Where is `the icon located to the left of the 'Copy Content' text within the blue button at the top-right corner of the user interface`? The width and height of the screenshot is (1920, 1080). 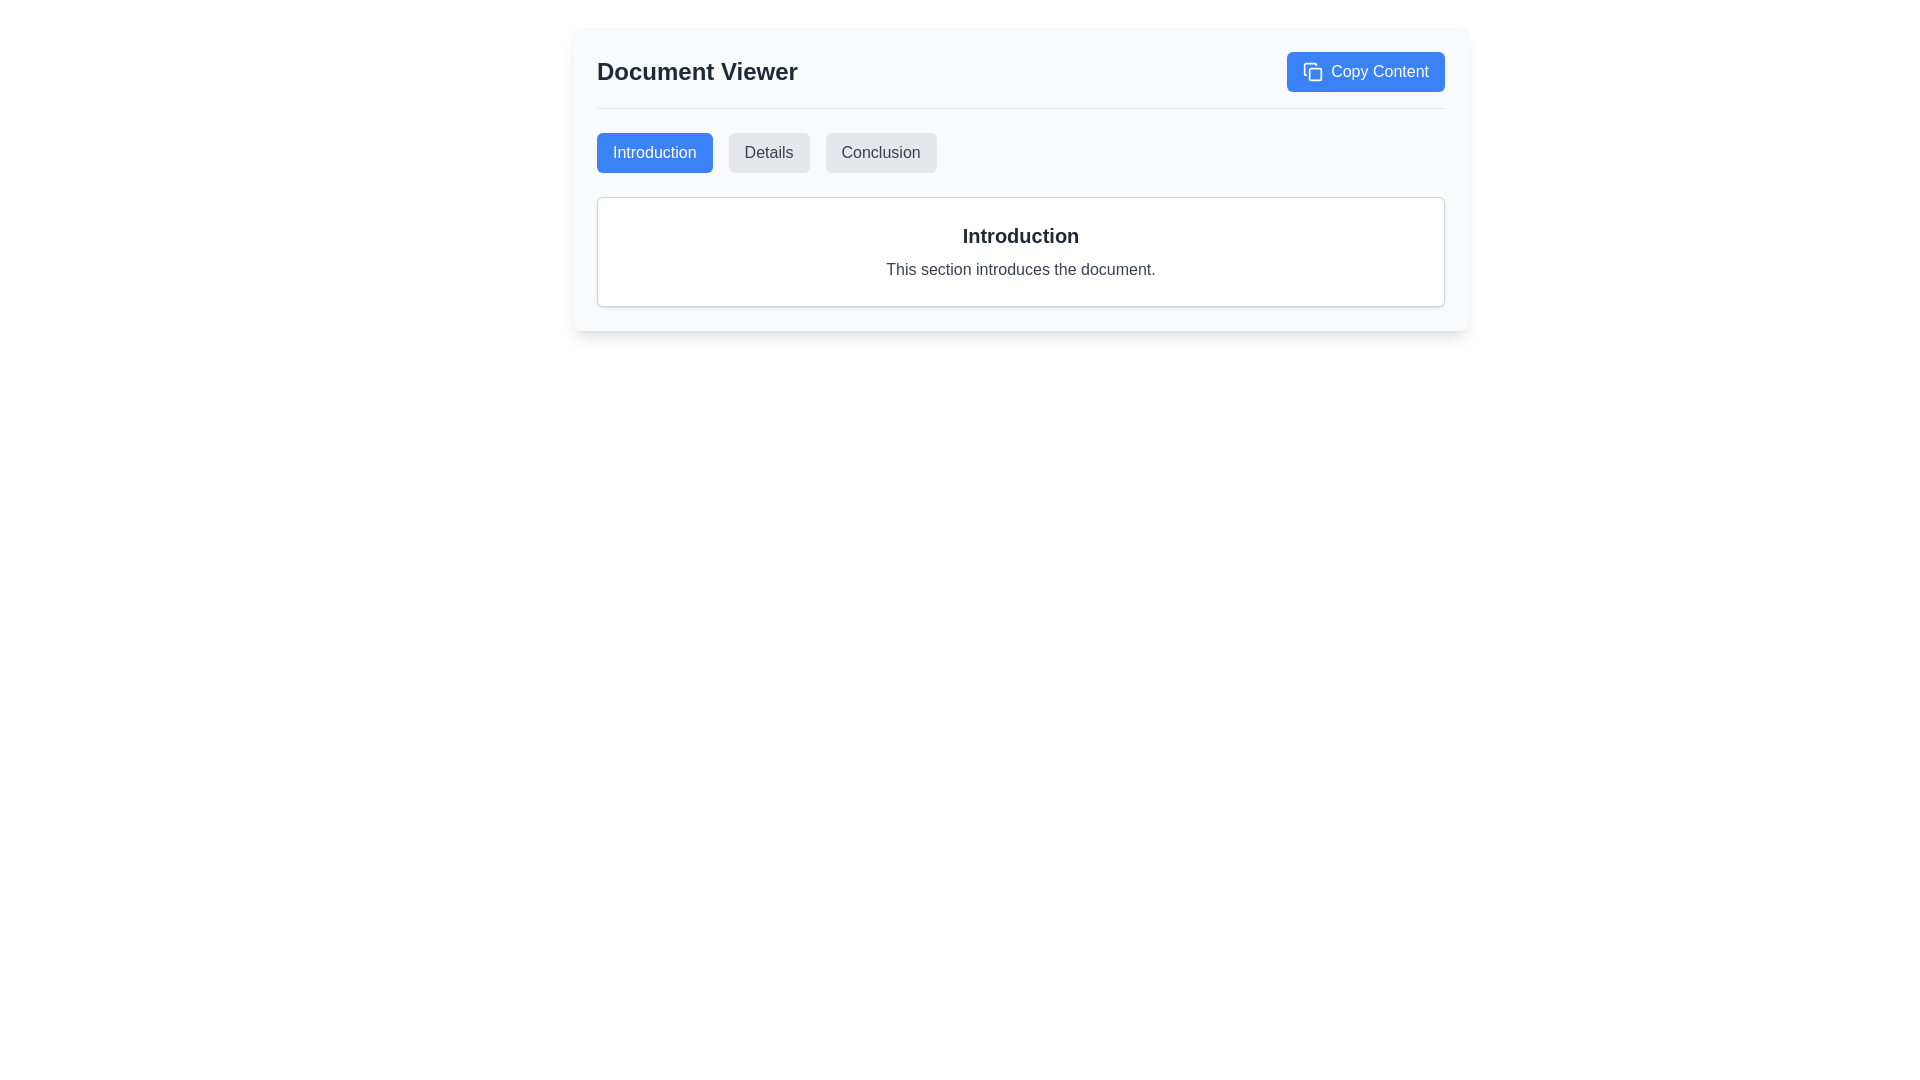 the icon located to the left of the 'Copy Content' text within the blue button at the top-right corner of the user interface is located at coordinates (1313, 71).